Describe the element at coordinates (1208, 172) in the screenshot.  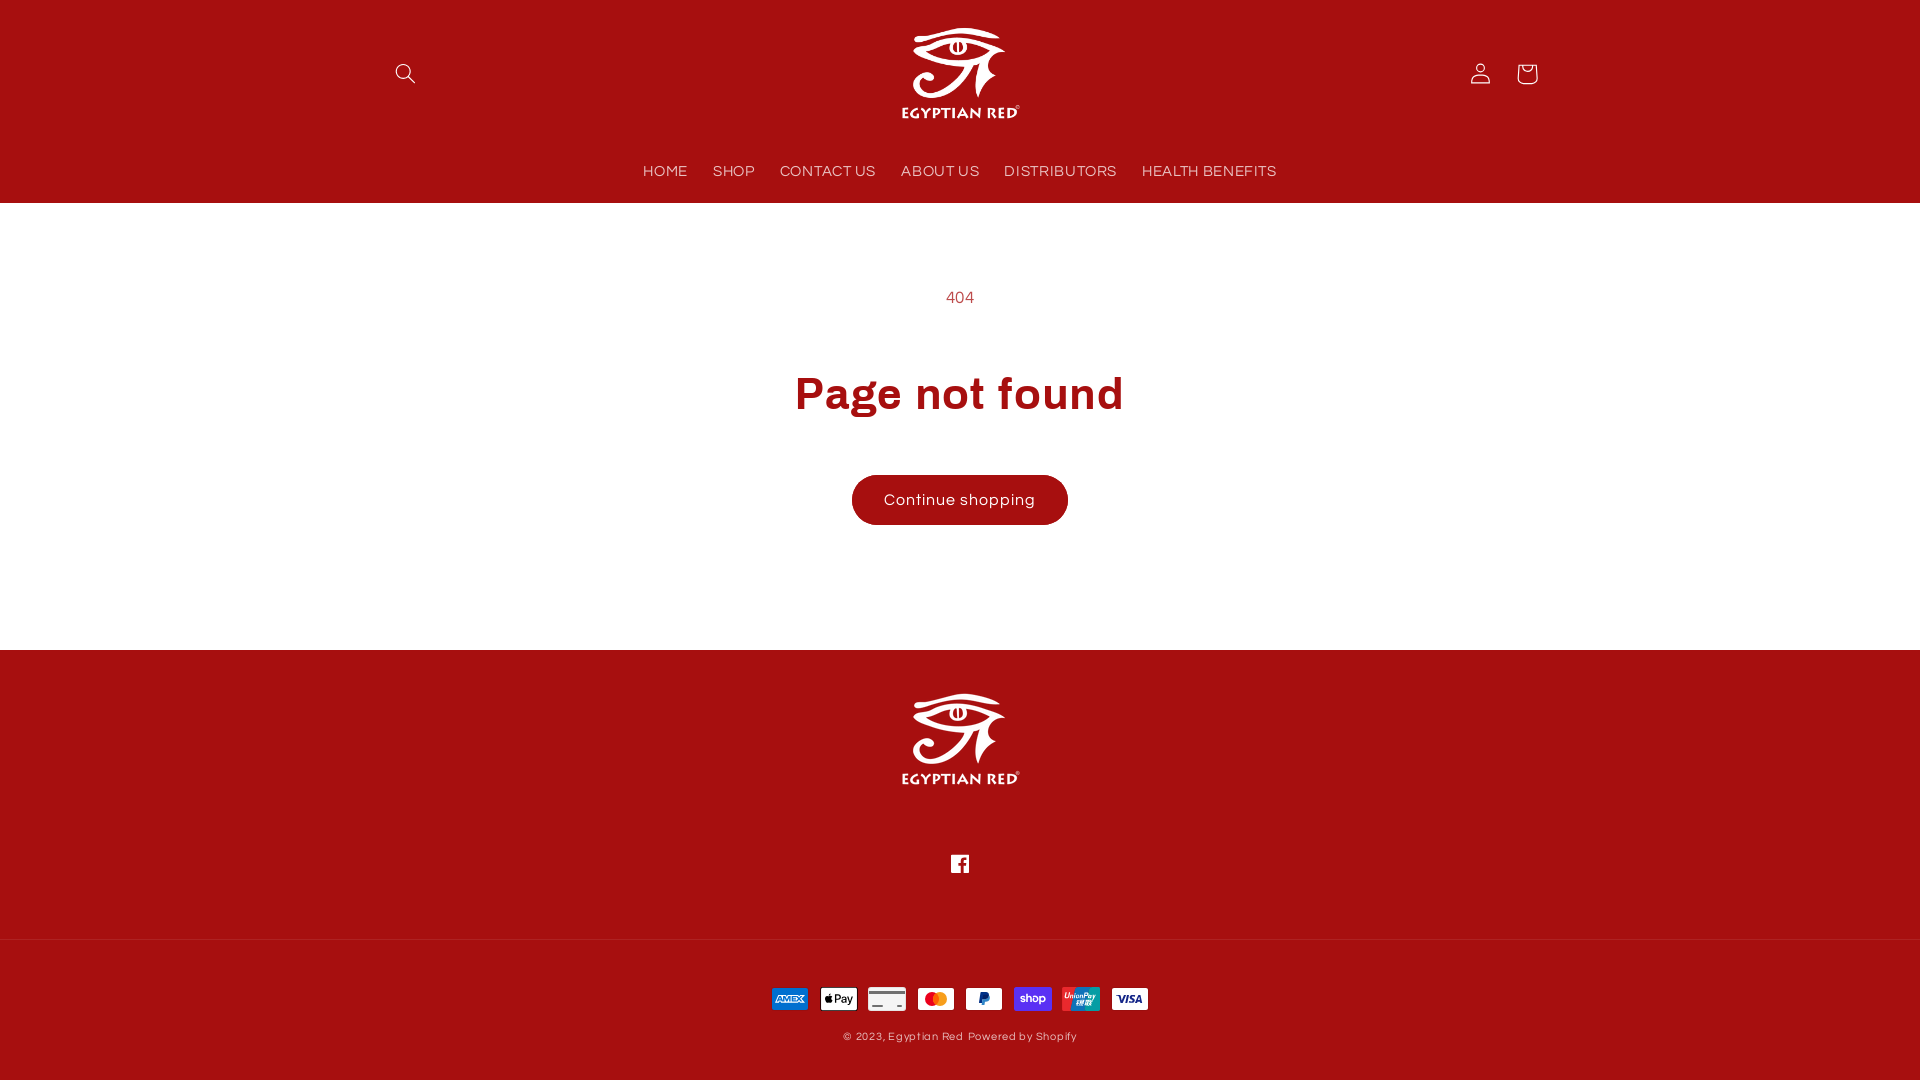
I see `'HEALTH BENEFITS'` at that location.